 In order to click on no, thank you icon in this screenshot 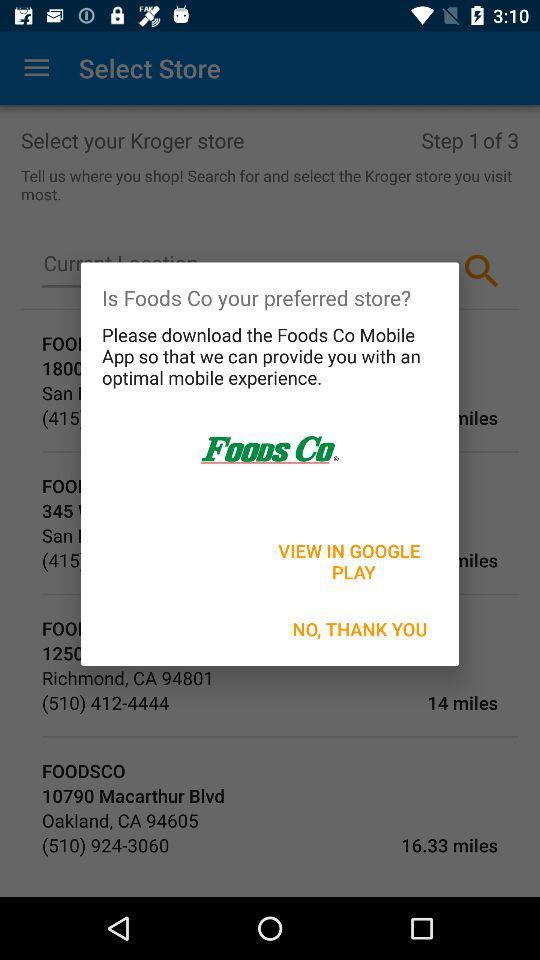, I will do `click(359, 628)`.